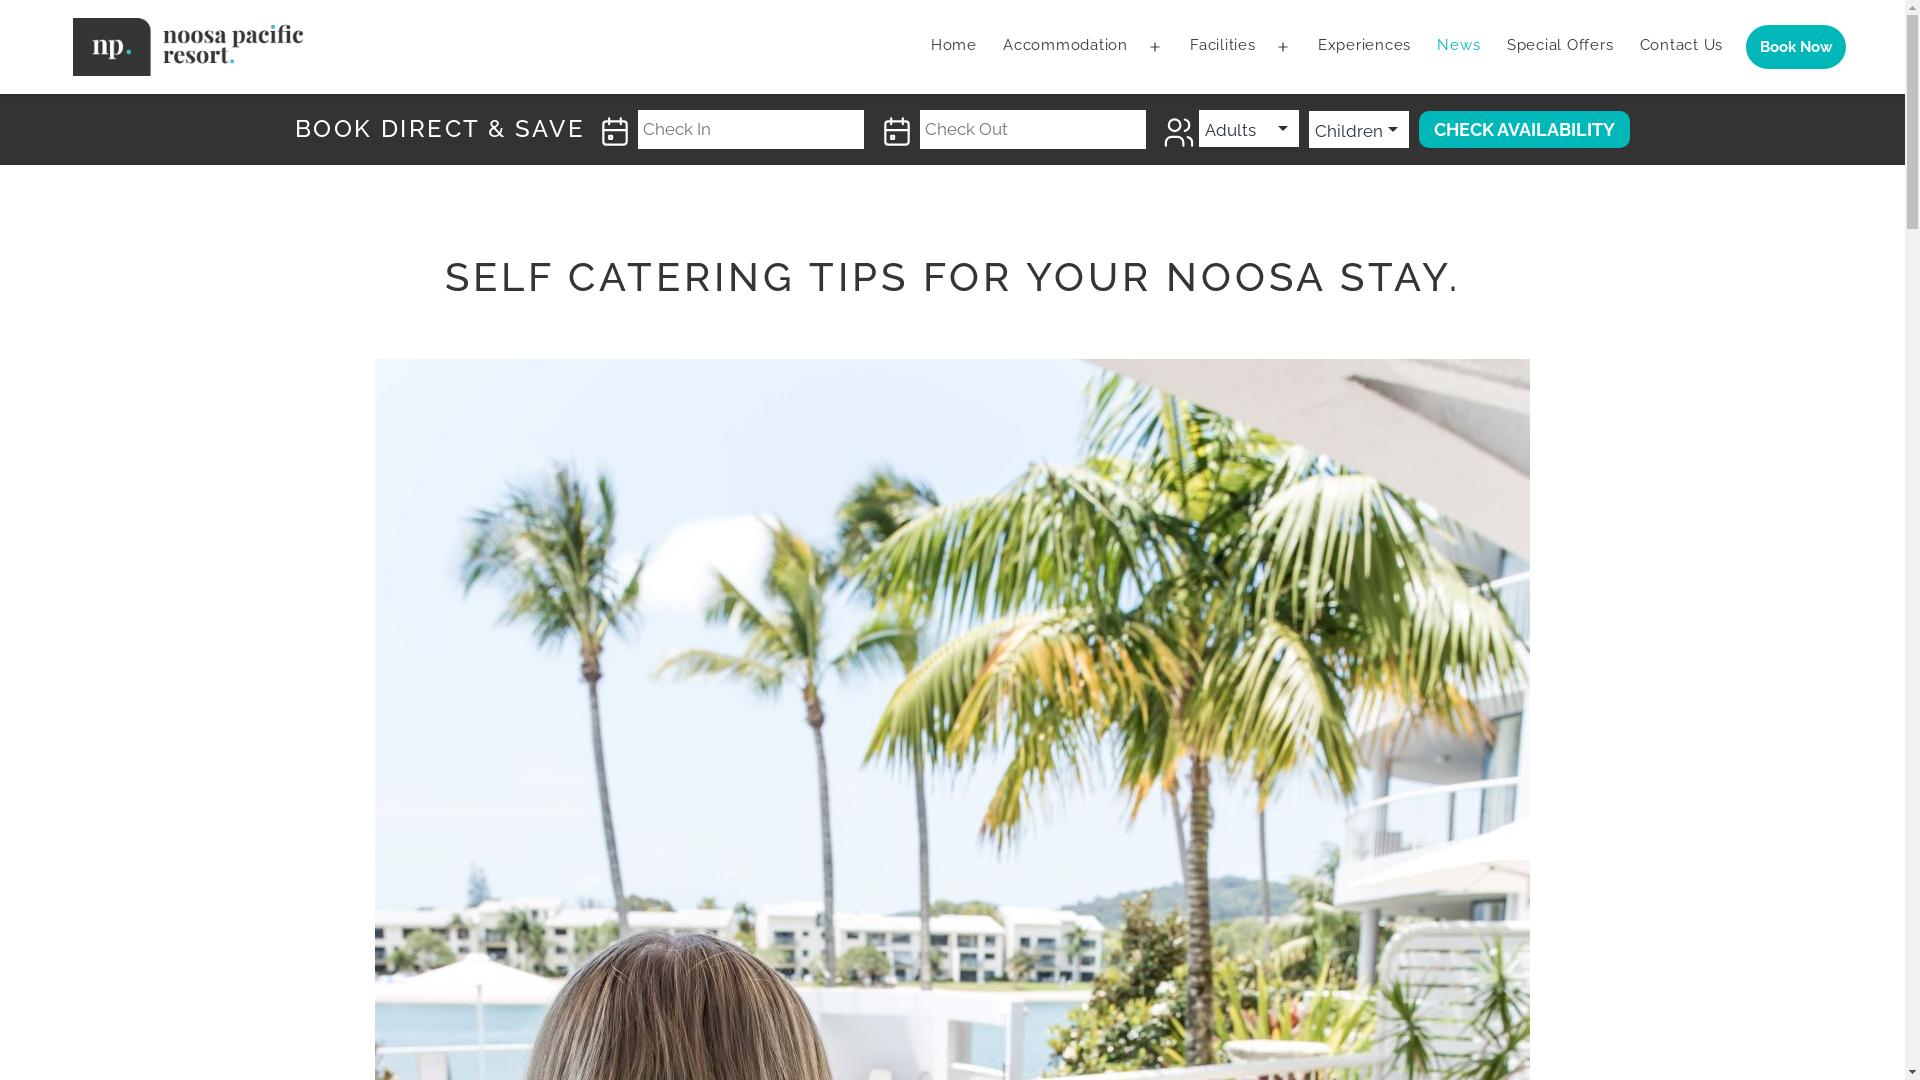 The width and height of the screenshot is (1920, 1080). Describe the element at coordinates (1222, 46) in the screenshot. I see `'Facilities'` at that location.